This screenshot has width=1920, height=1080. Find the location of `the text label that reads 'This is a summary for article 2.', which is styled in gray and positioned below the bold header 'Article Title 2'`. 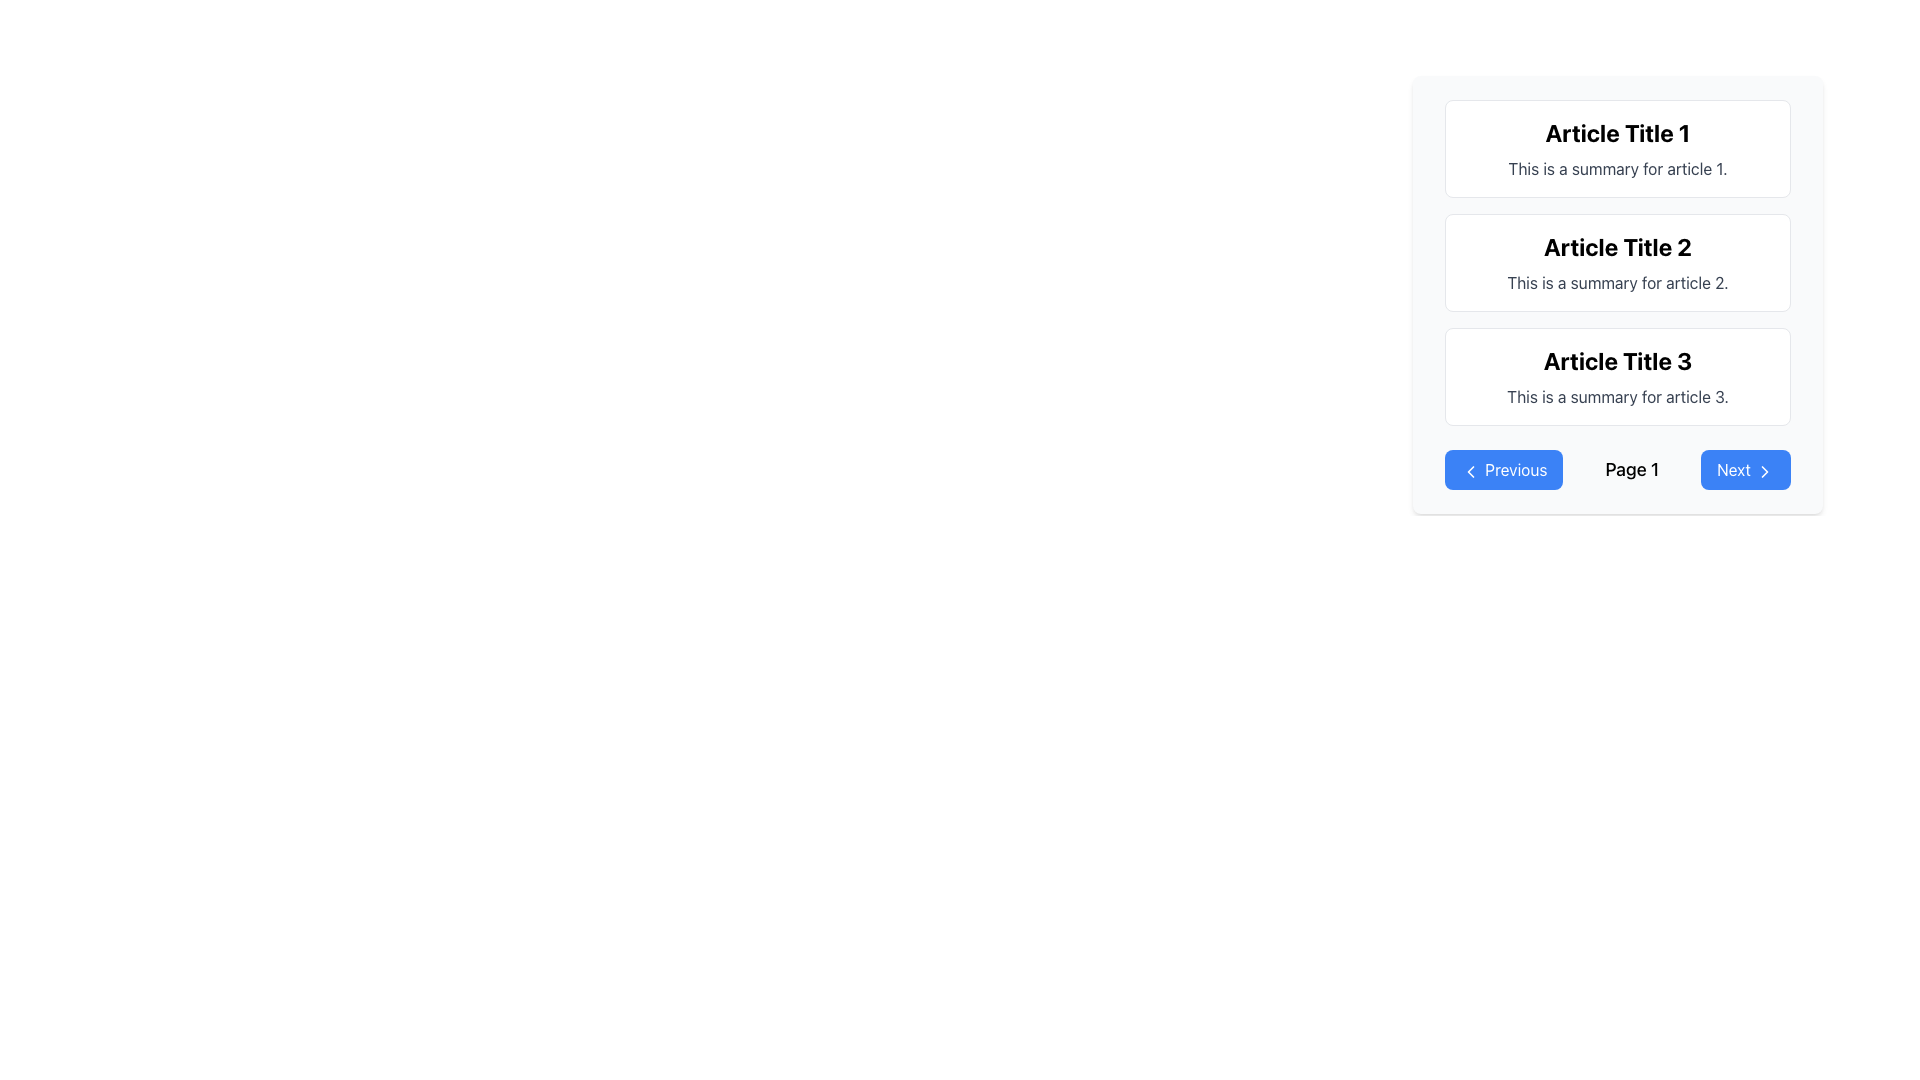

the text label that reads 'This is a summary for article 2.', which is styled in gray and positioned below the bold header 'Article Title 2' is located at coordinates (1617, 282).